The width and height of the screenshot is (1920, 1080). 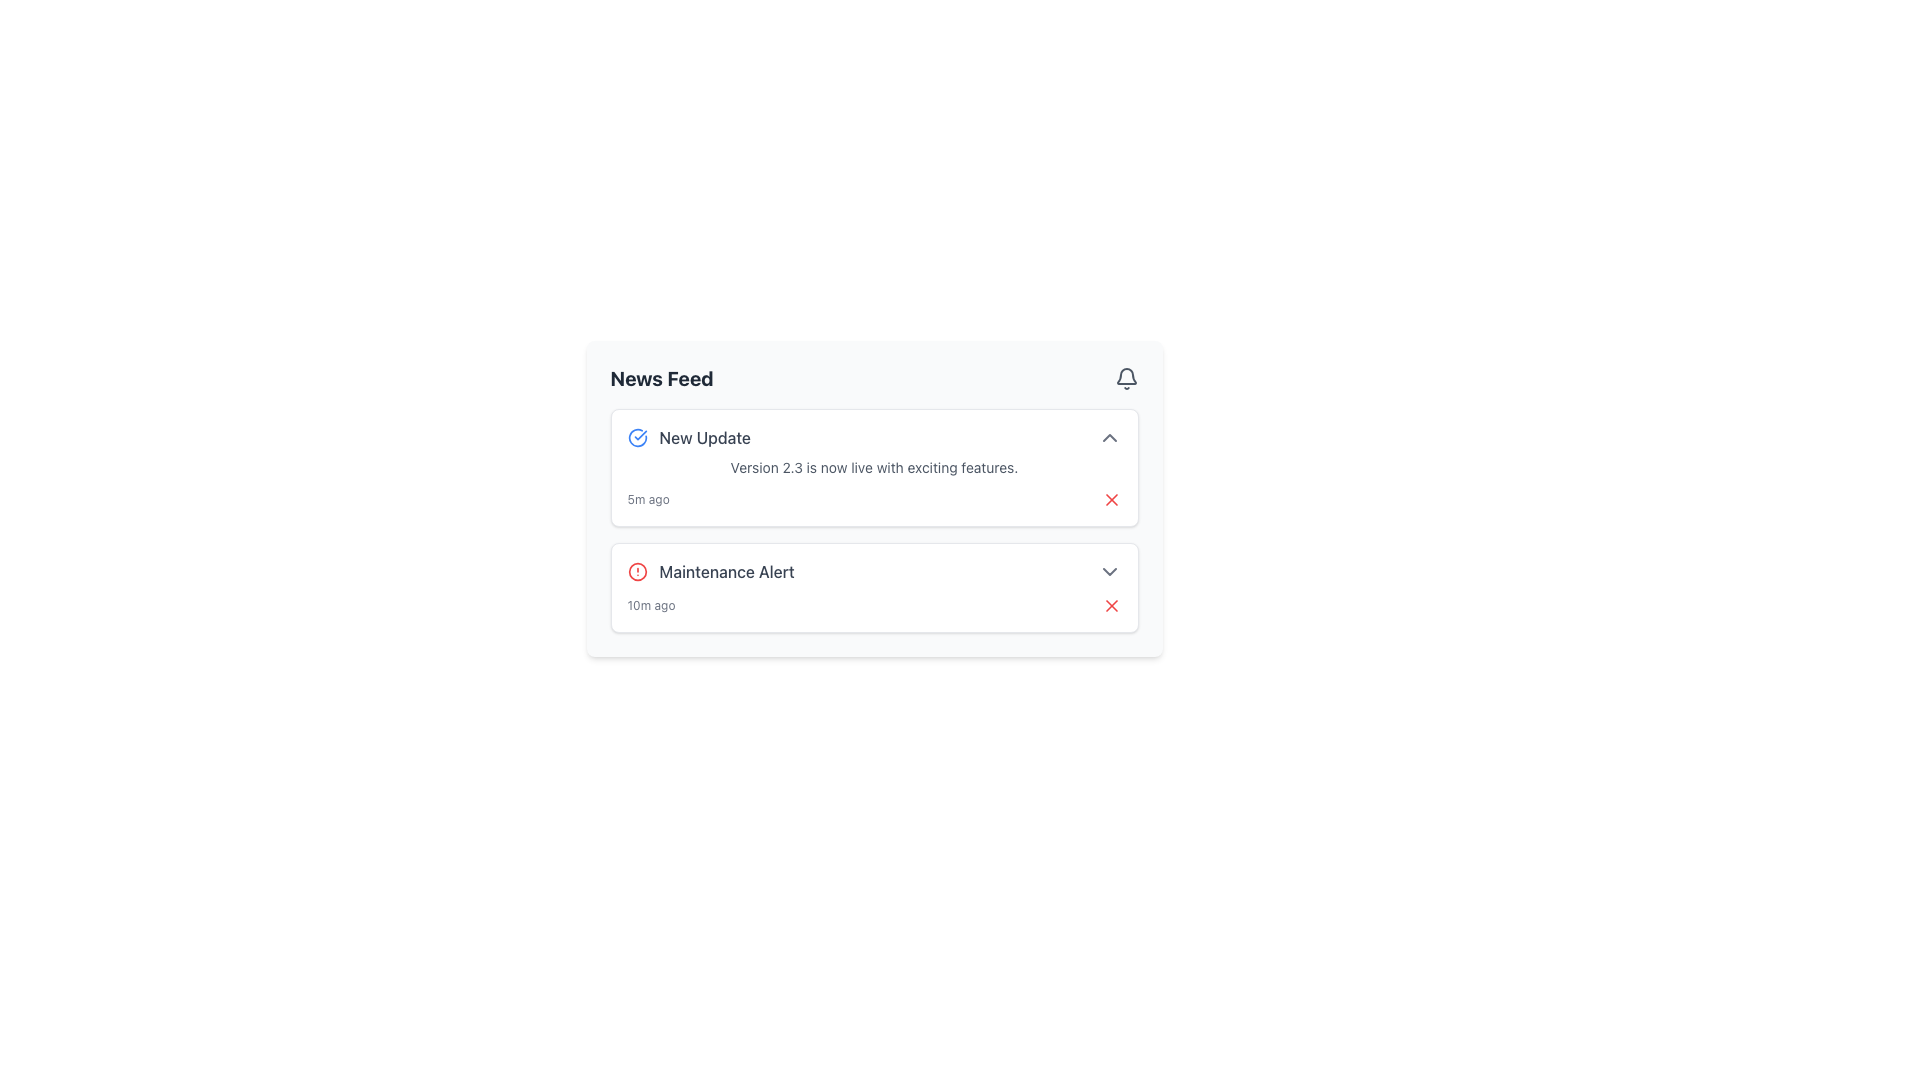 What do you see at coordinates (726, 571) in the screenshot?
I see `the Text Label that displays the title or heading for an alert notification, positioned to the right of an alert icon and above a timestamp in the 'News Feed' card` at bounding box center [726, 571].